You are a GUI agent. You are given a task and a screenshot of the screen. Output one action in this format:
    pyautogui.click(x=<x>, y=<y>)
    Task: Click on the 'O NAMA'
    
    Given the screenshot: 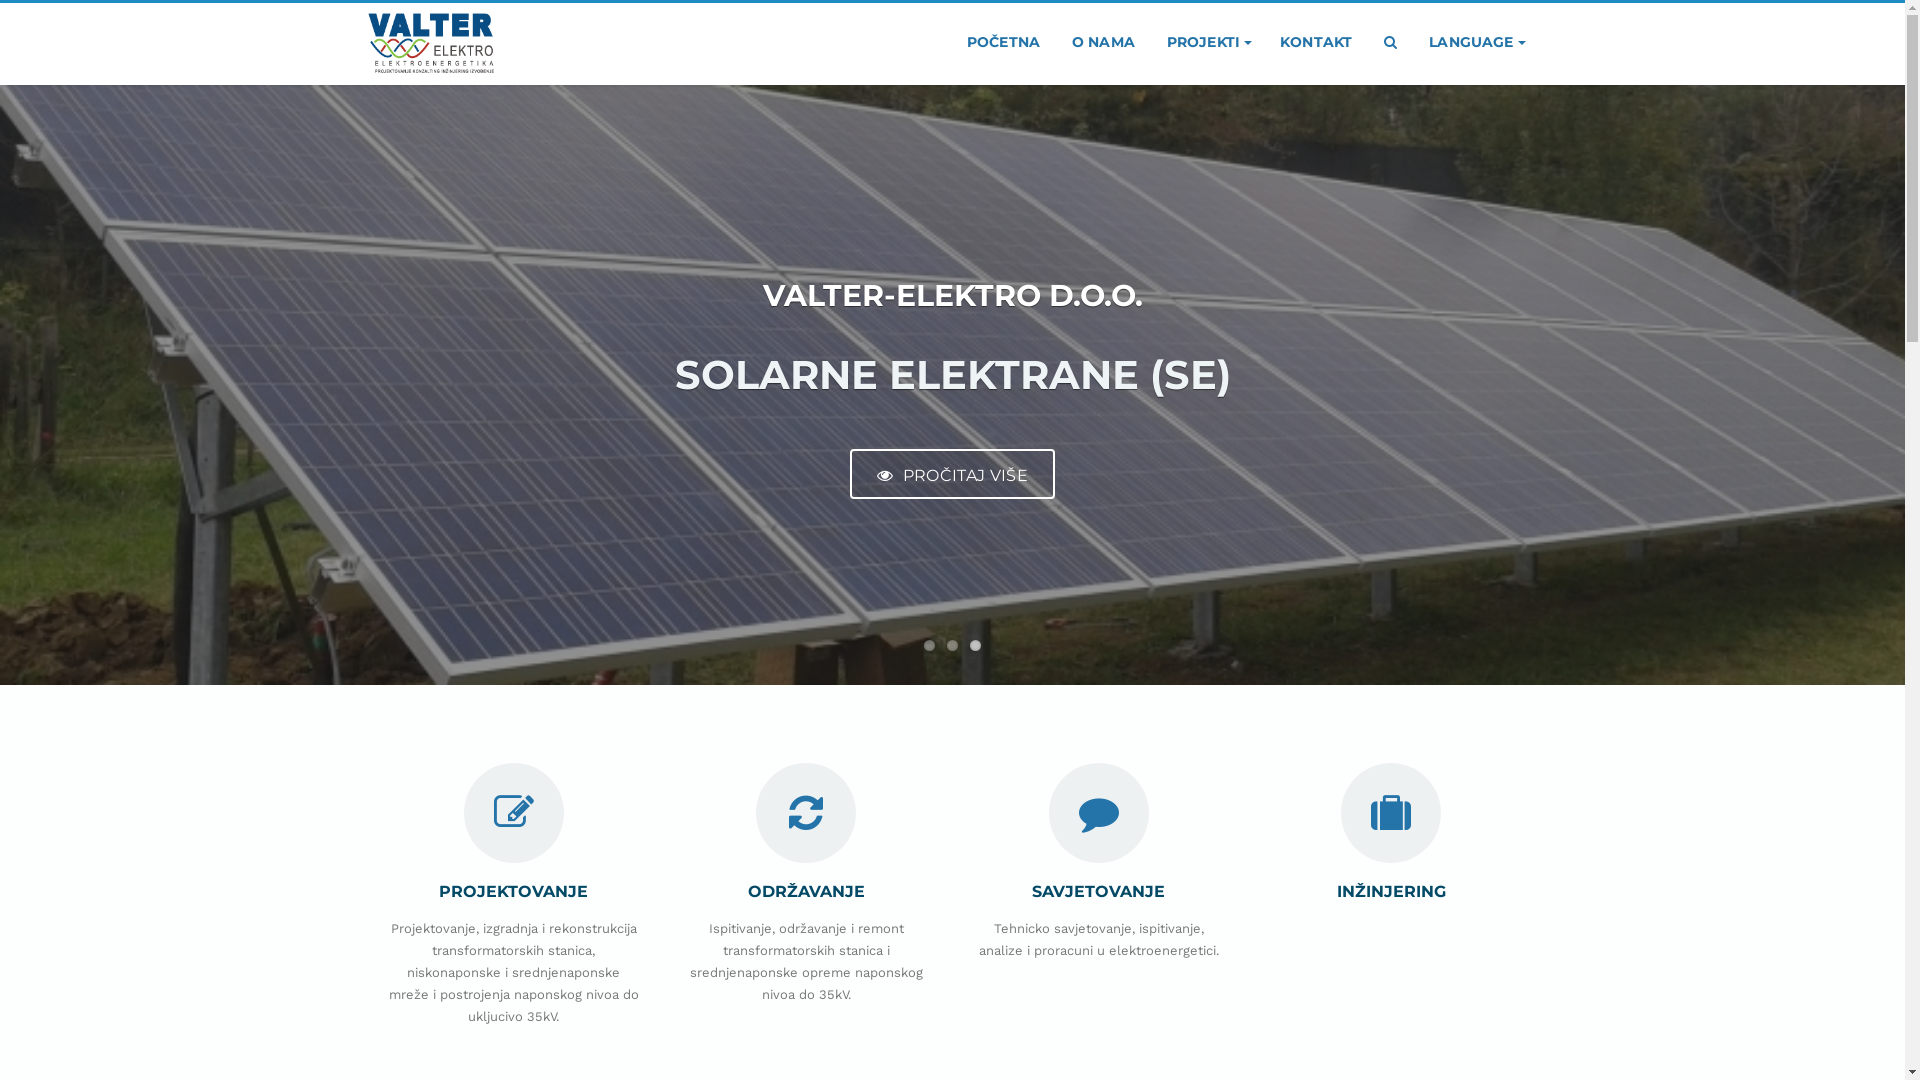 What is the action you would take?
    pyautogui.click(x=1102, y=42)
    